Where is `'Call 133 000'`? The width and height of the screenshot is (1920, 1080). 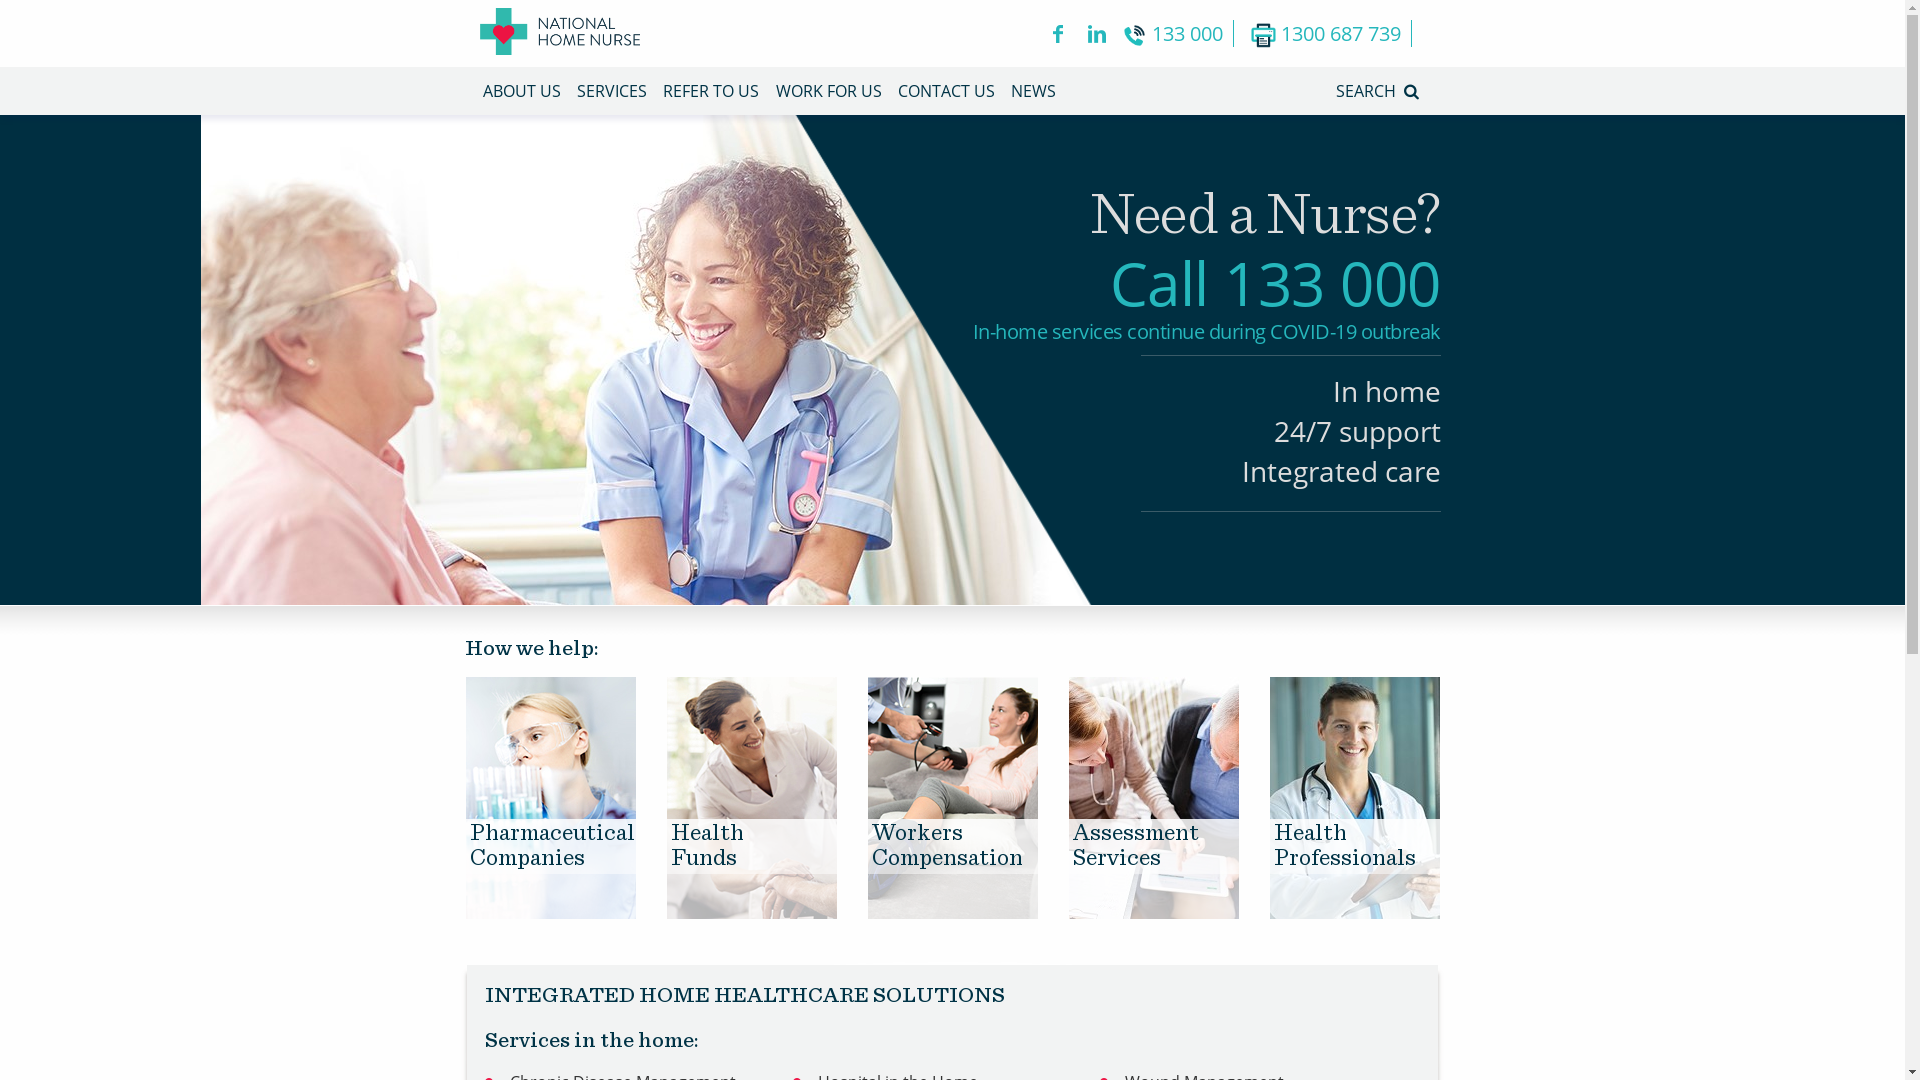
'Call 133 000' is located at coordinates (1274, 282).